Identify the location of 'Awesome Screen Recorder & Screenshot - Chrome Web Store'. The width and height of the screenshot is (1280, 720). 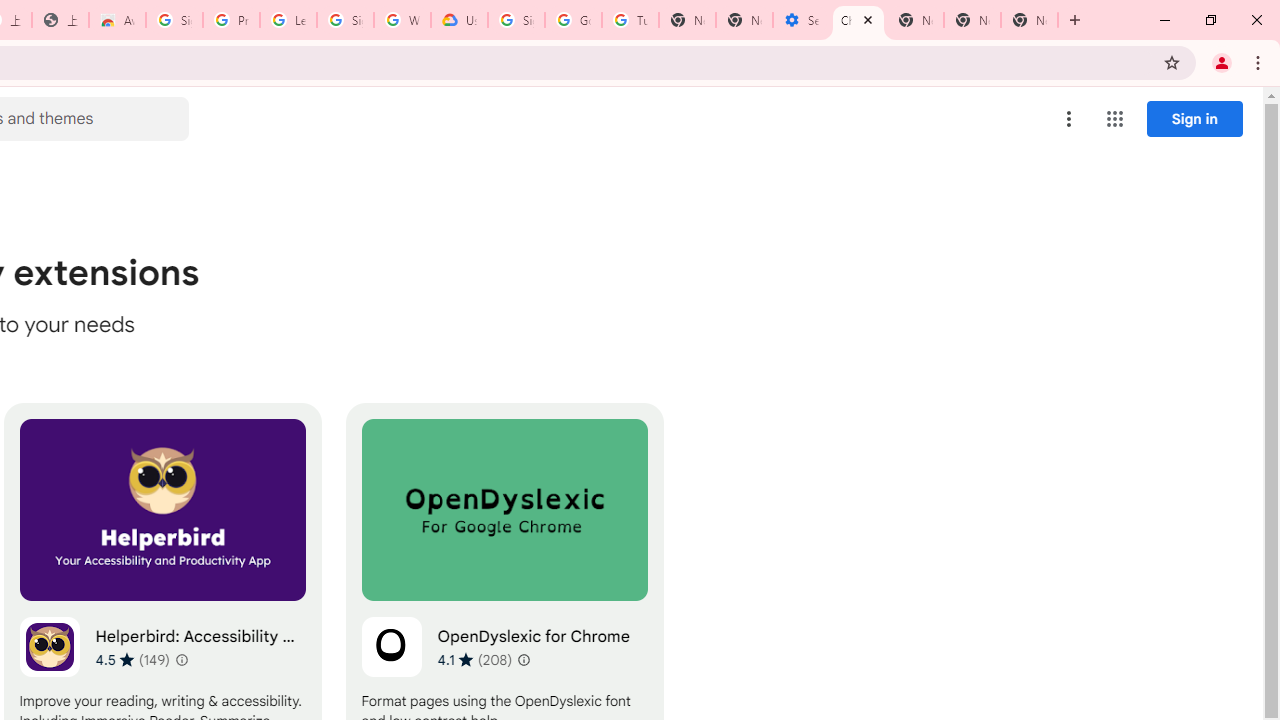
(116, 20).